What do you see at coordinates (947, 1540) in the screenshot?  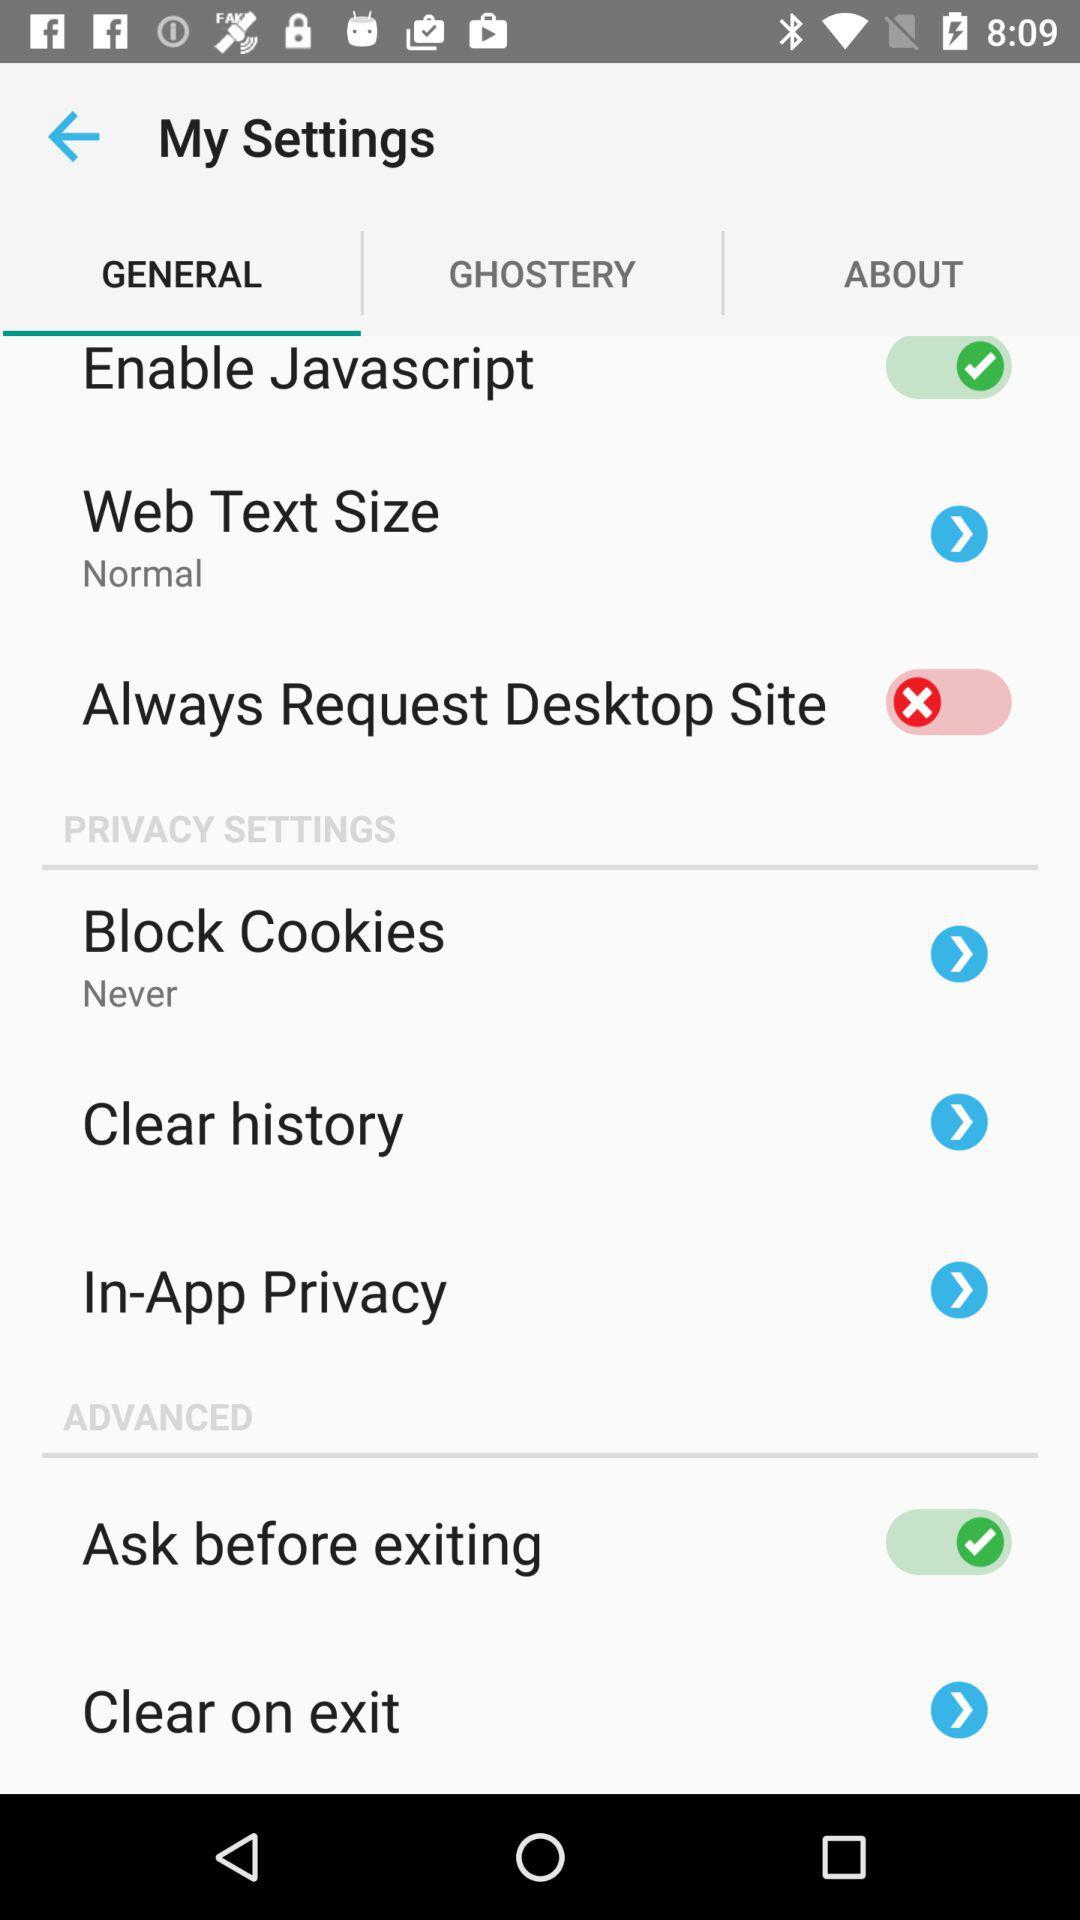 I see `active the function` at bounding box center [947, 1540].